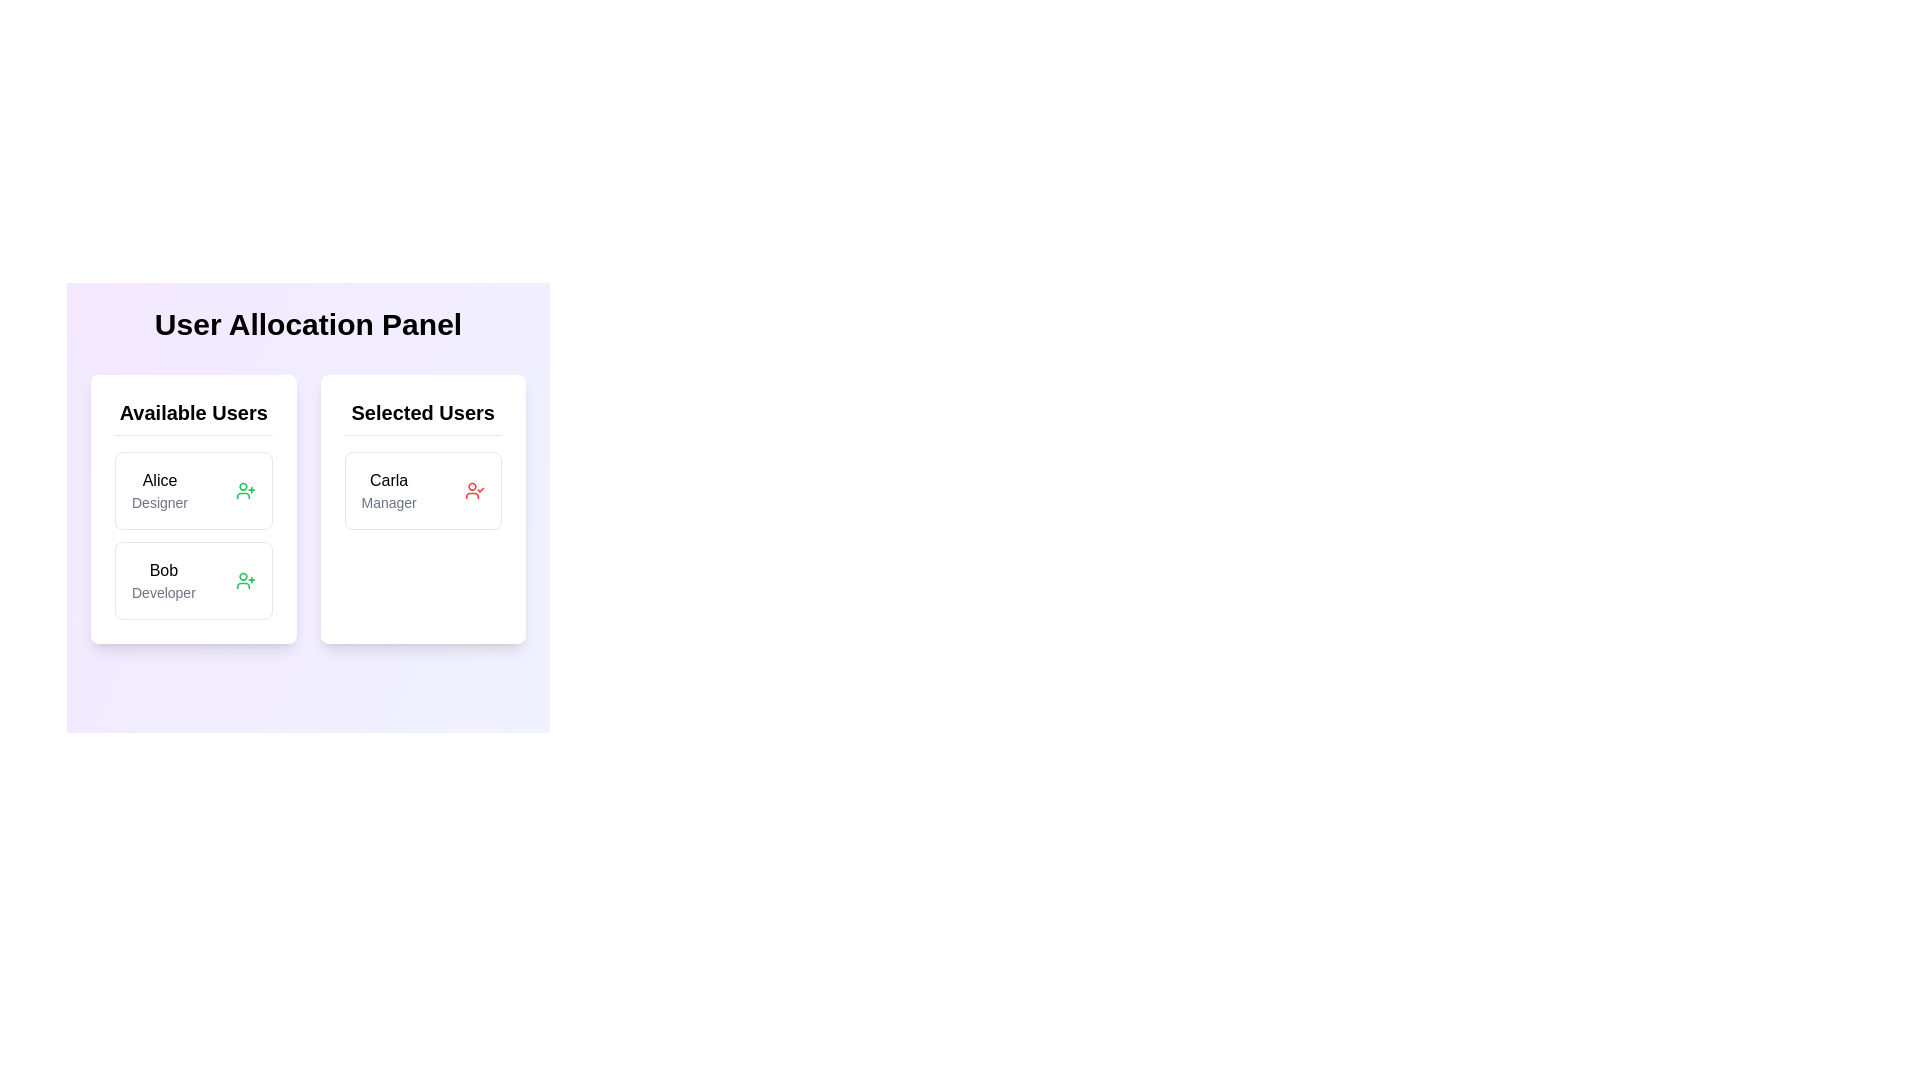 This screenshot has width=1920, height=1080. I want to click on any interactive button within the composite panel containing two categorized lists labeled 'Available Users' and 'Selected Users' to transfer users, so click(307, 508).